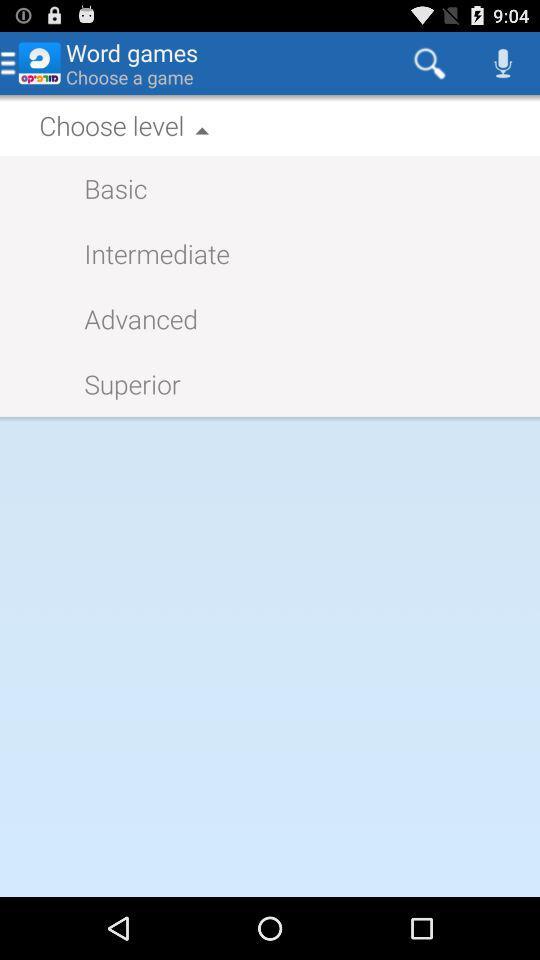  Describe the element at coordinates (131, 318) in the screenshot. I see `advanced` at that location.